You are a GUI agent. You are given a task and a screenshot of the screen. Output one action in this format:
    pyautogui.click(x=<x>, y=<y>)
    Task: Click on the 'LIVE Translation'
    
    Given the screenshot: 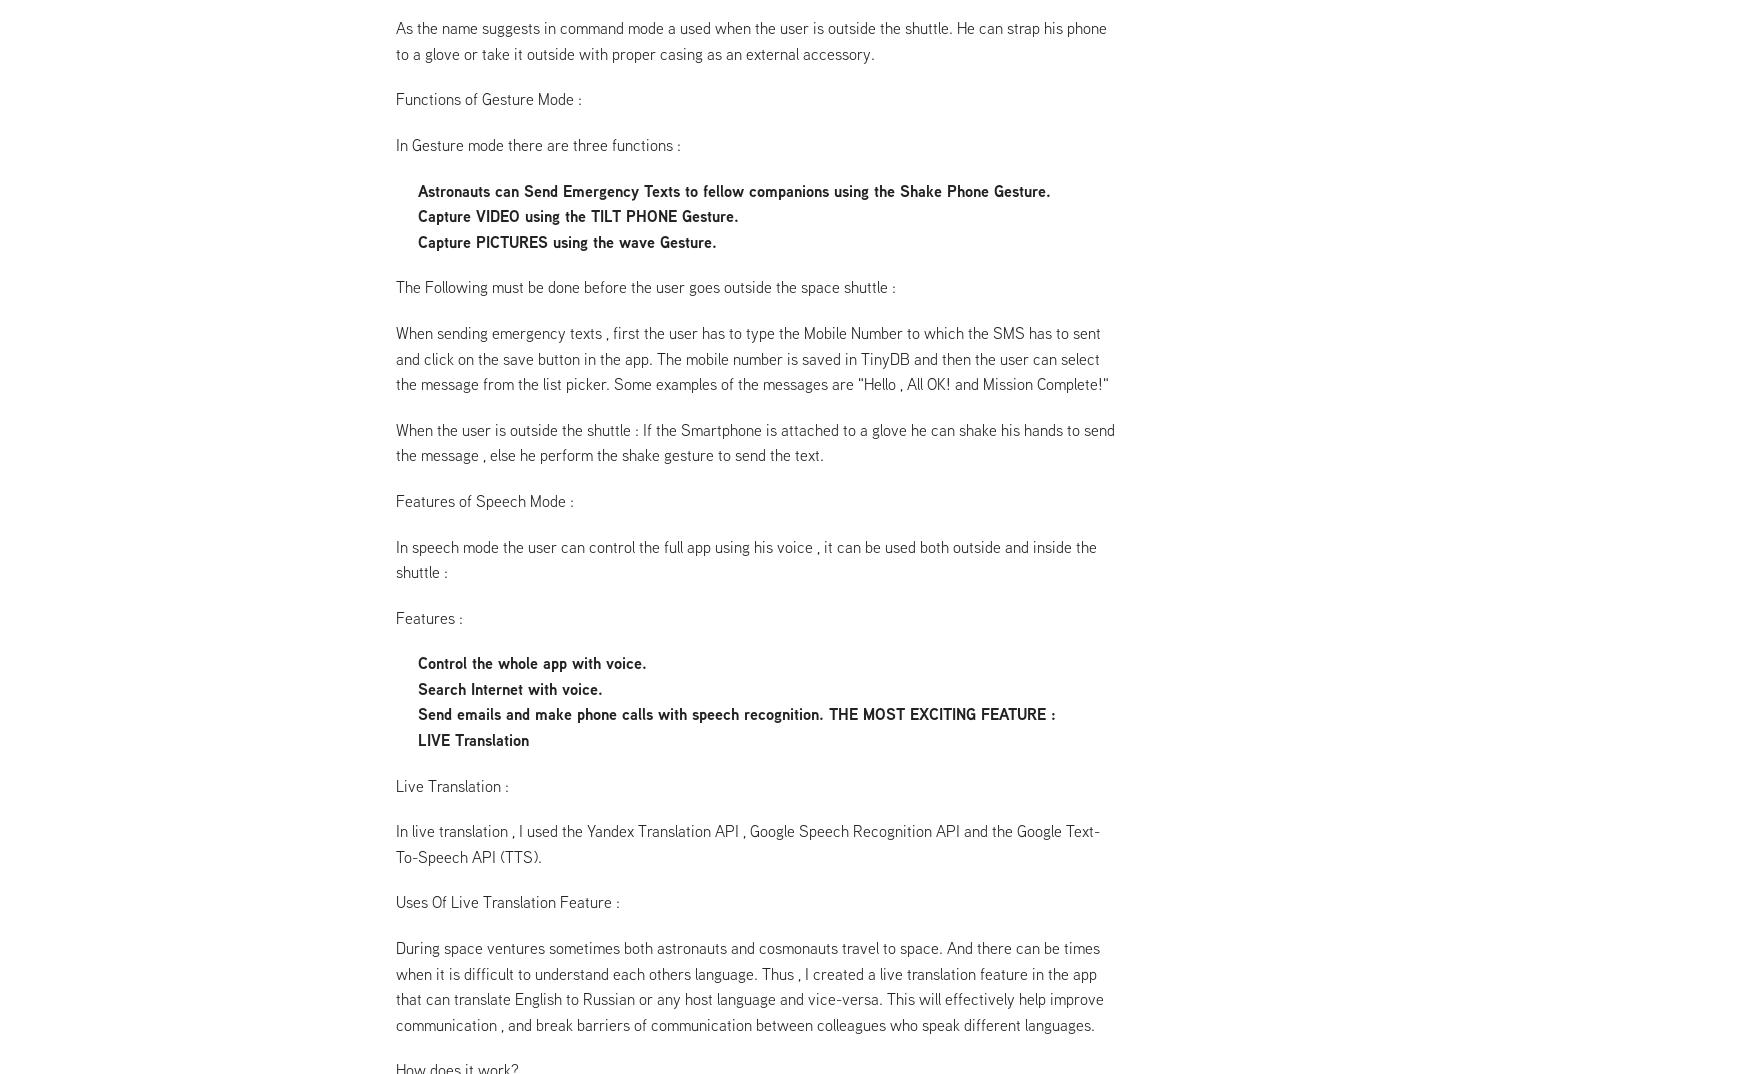 What is the action you would take?
    pyautogui.click(x=471, y=740)
    